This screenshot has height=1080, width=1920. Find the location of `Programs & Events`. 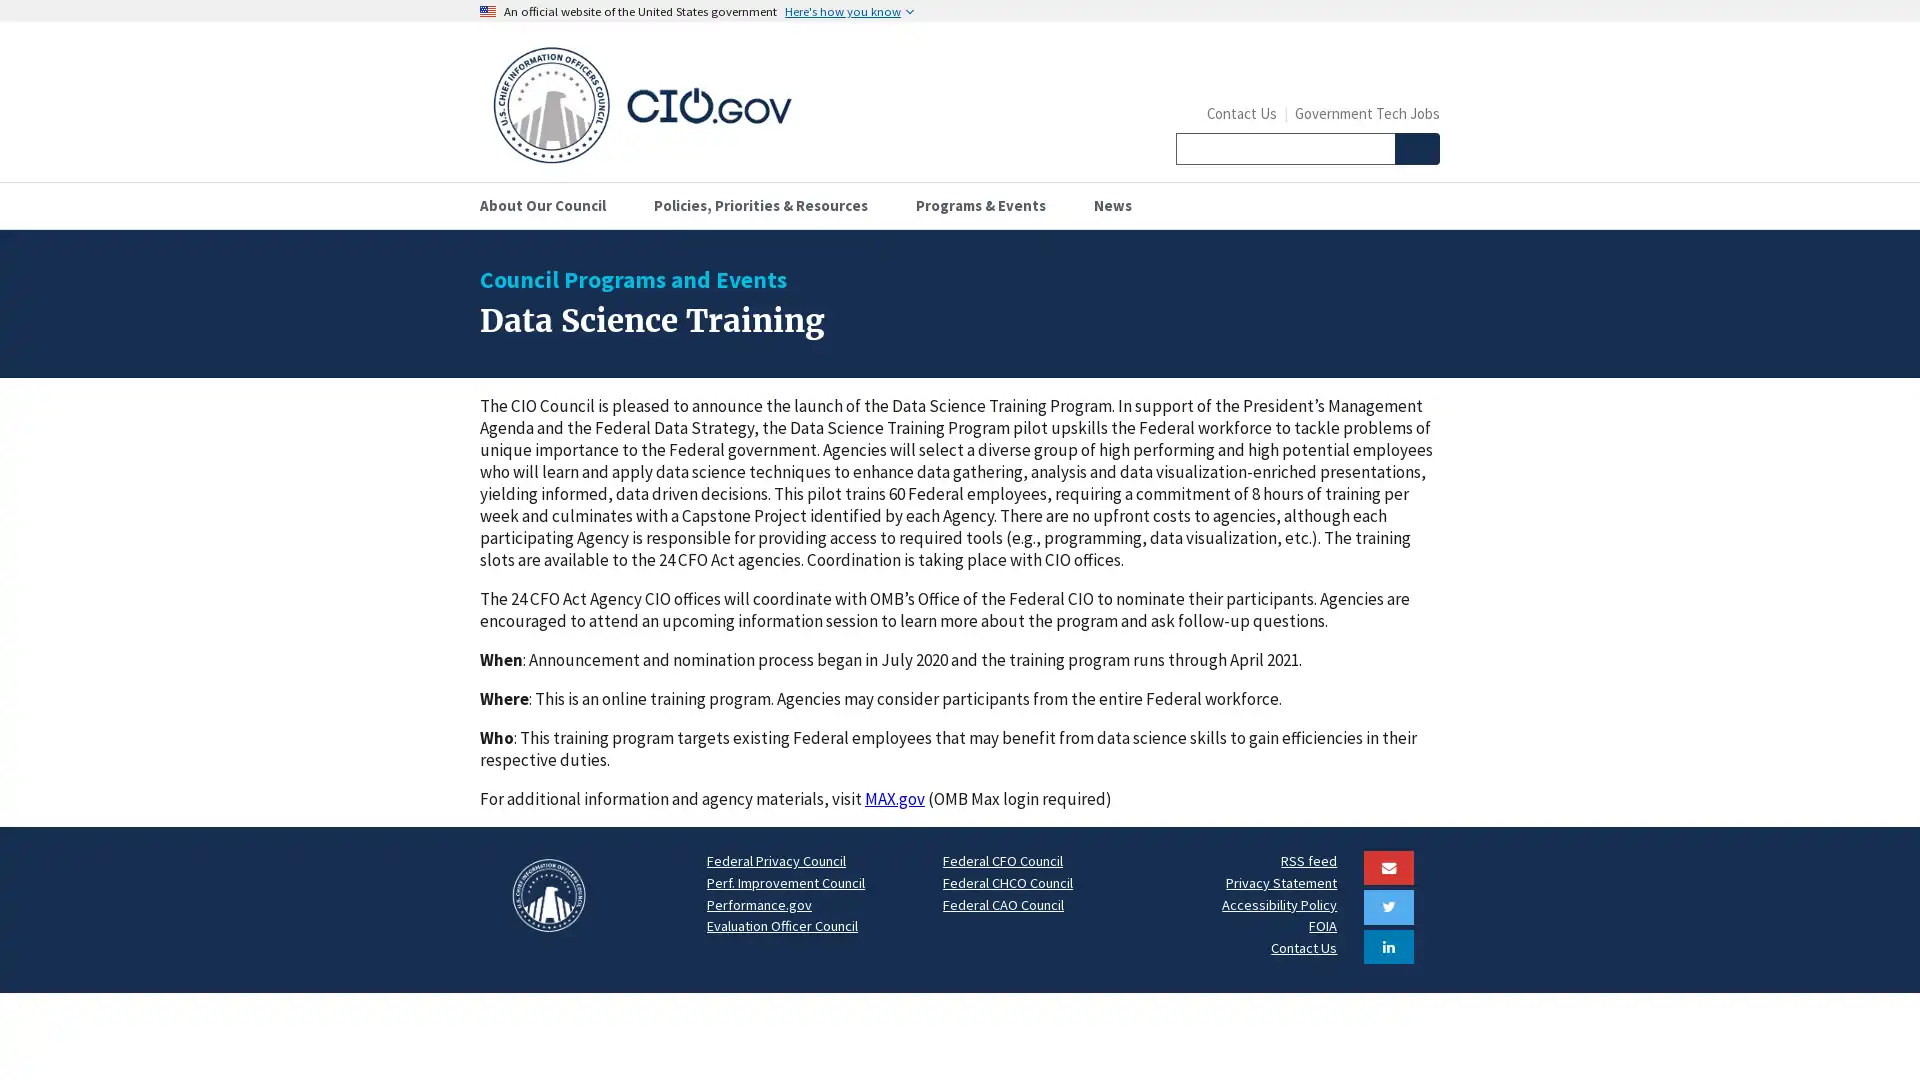

Programs & Events is located at coordinates (988, 205).